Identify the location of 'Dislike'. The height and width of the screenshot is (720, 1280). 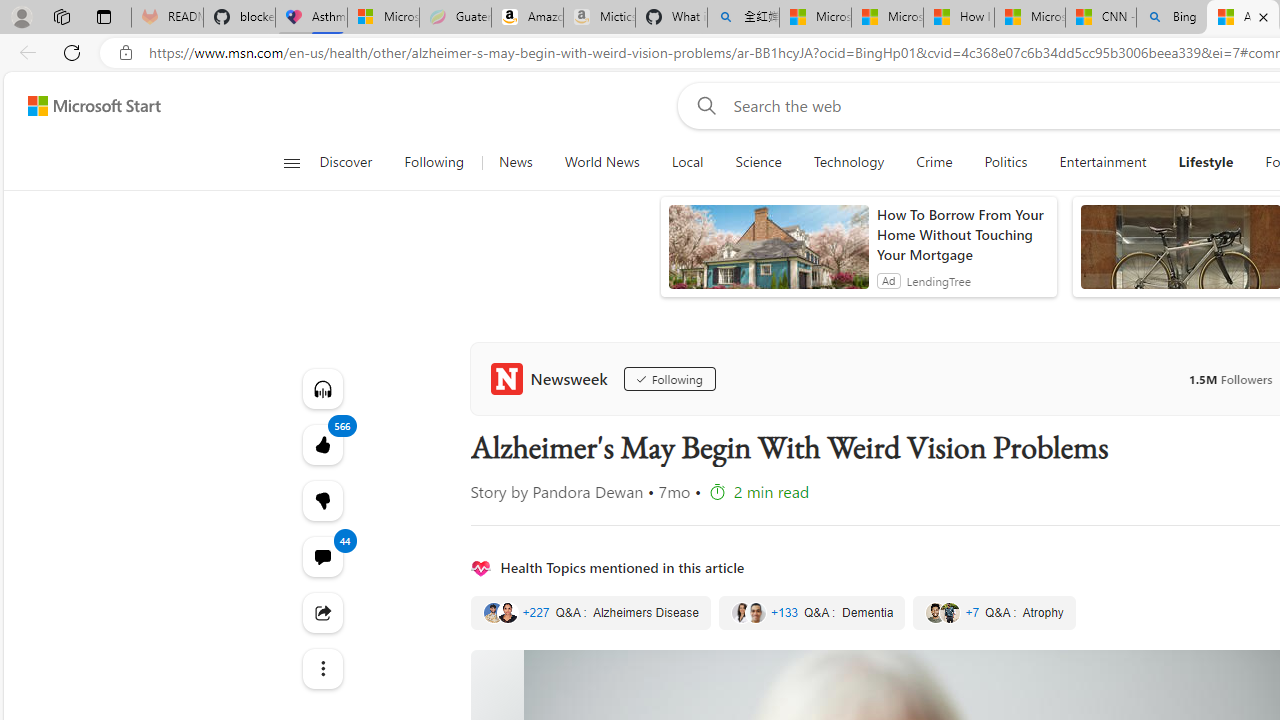
(322, 500).